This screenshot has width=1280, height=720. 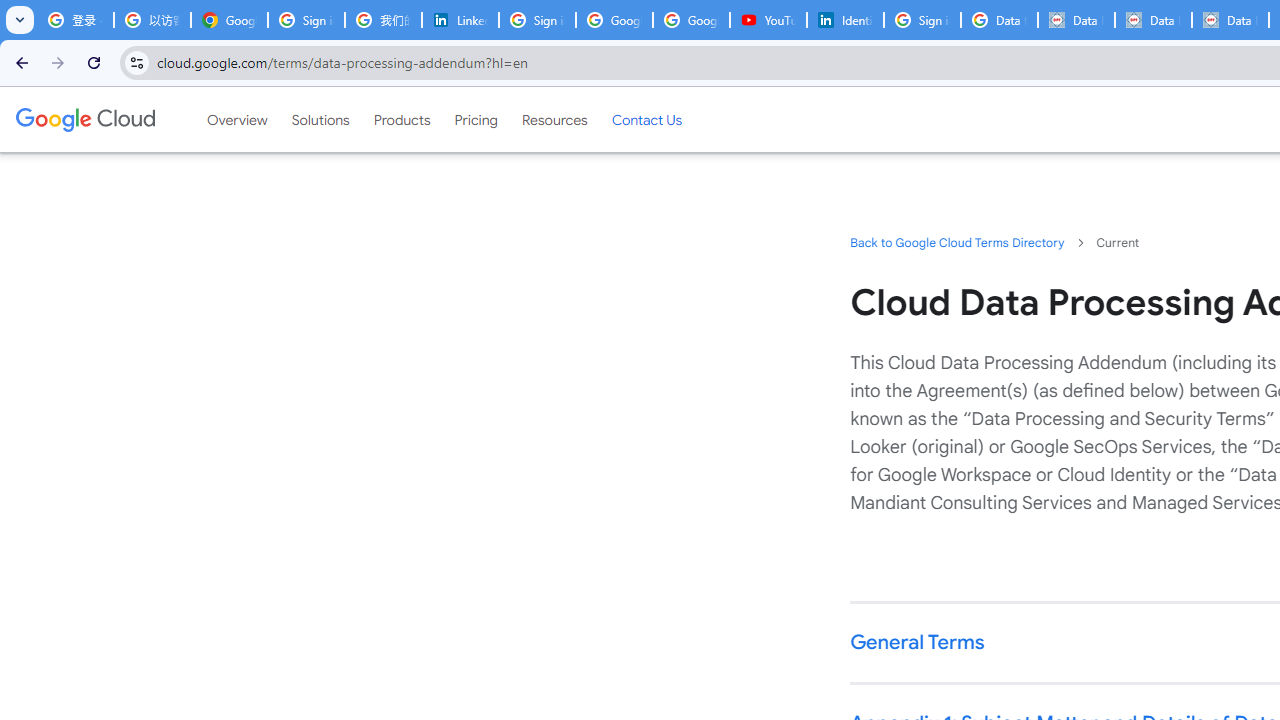 What do you see at coordinates (554, 119) in the screenshot?
I see `'Resources'` at bounding box center [554, 119].